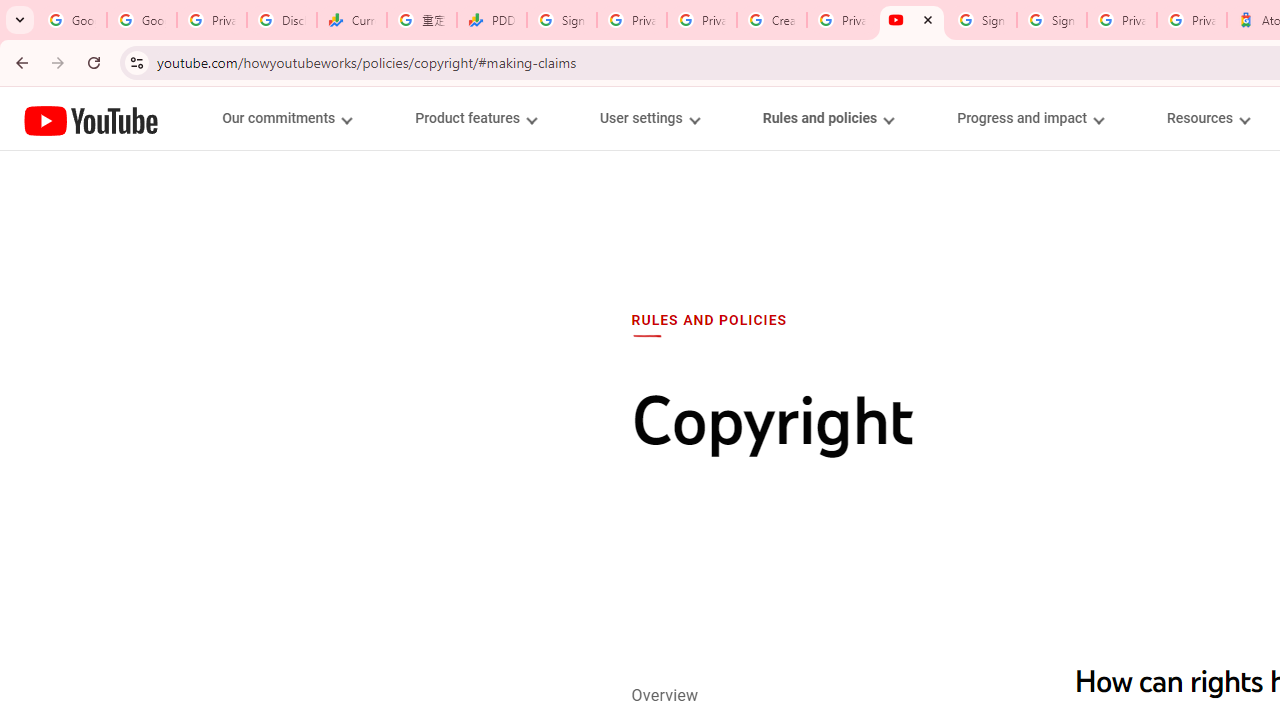 The image size is (1280, 720). What do you see at coordinates (72, 20) in the screenshot?
I see `'Google Workspace Admin Community'` at bounding box center [72, 20].